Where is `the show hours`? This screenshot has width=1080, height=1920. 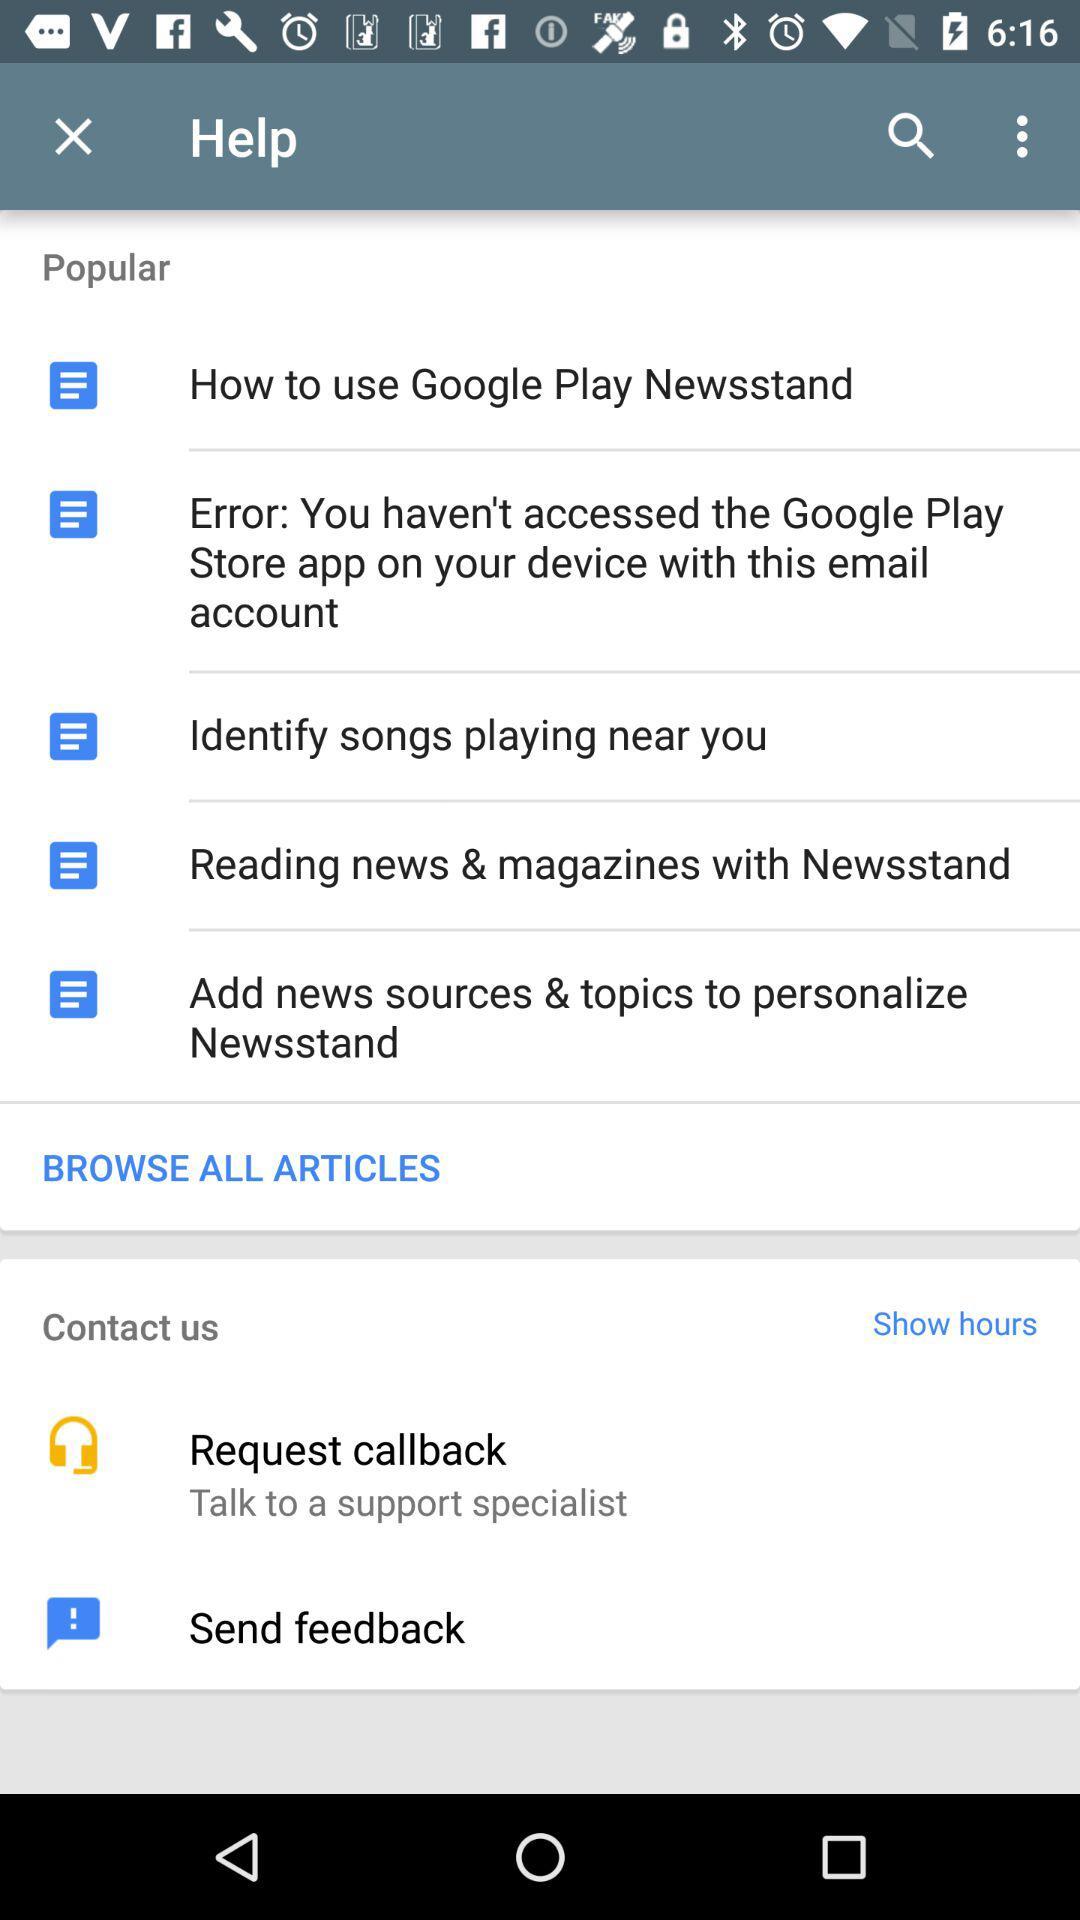
the show hours is located at coordinates (954, 1322).